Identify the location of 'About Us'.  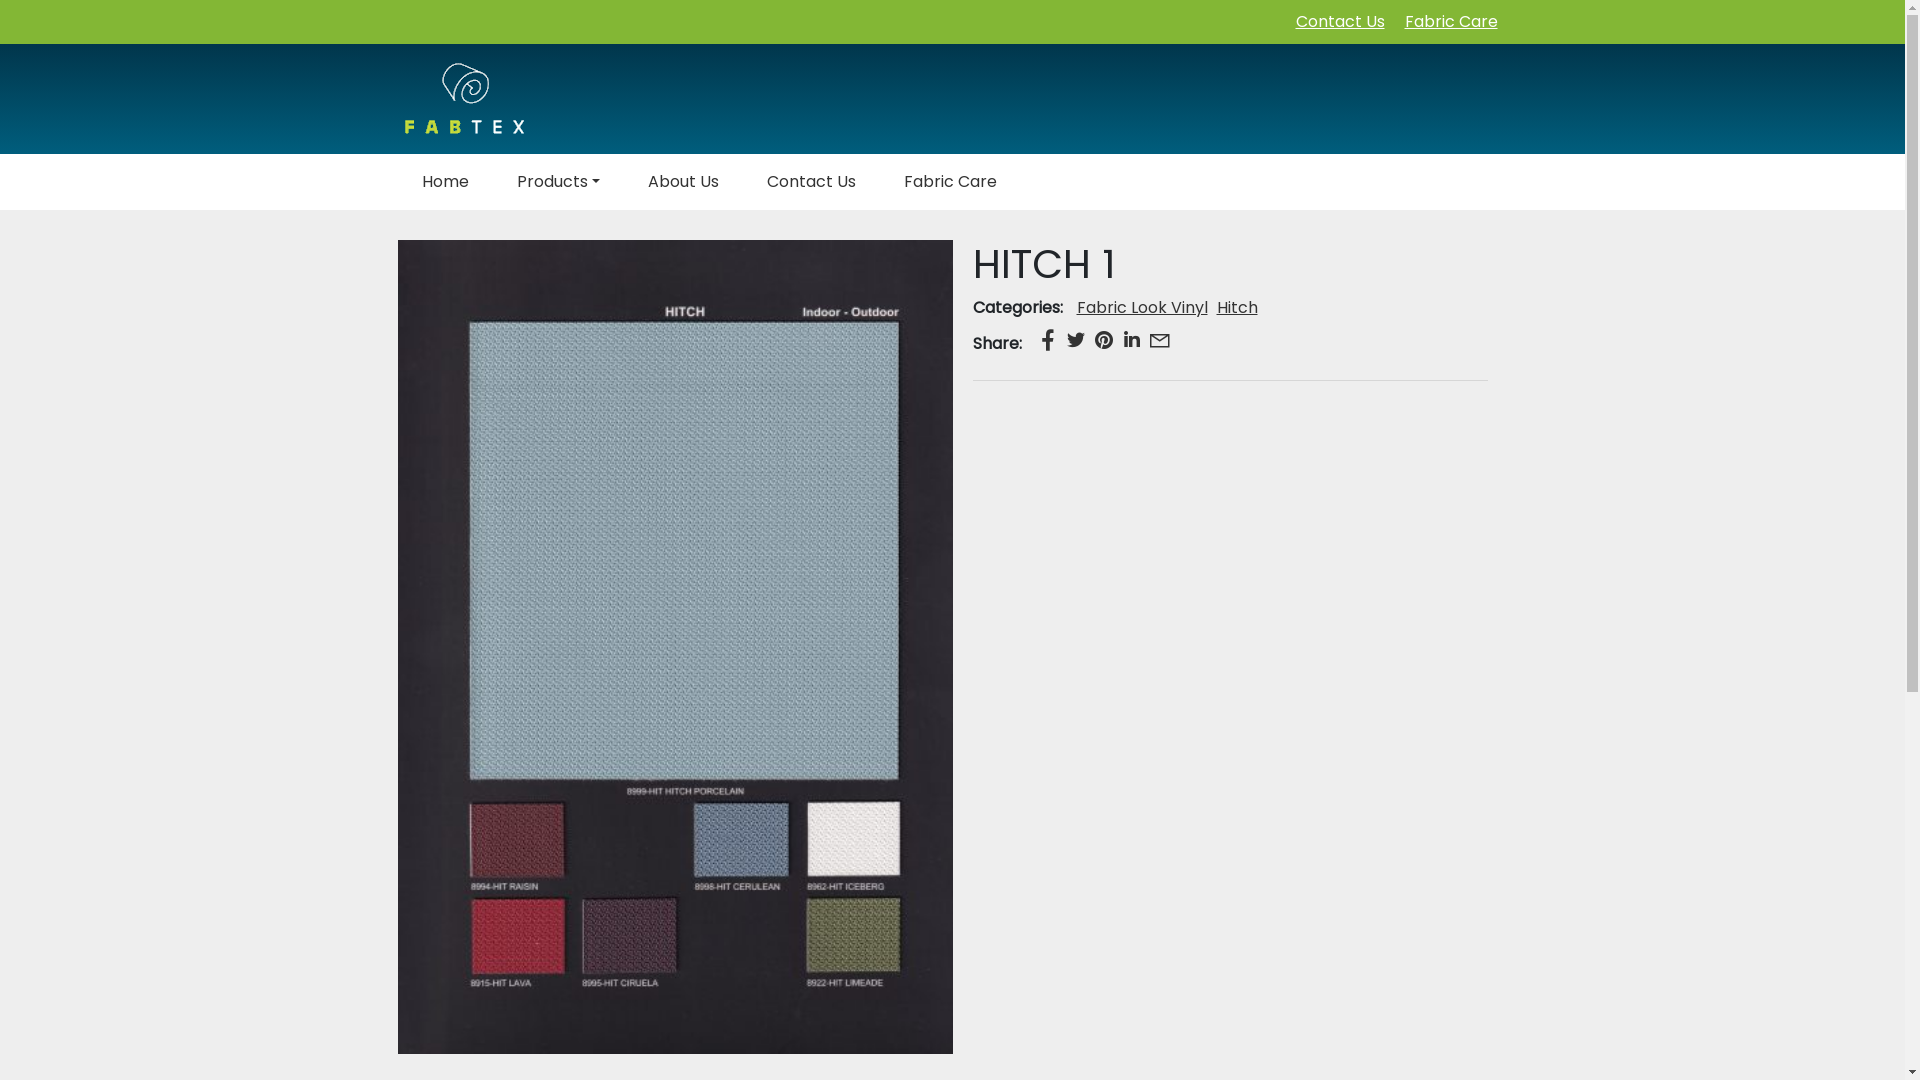
(683, 181).